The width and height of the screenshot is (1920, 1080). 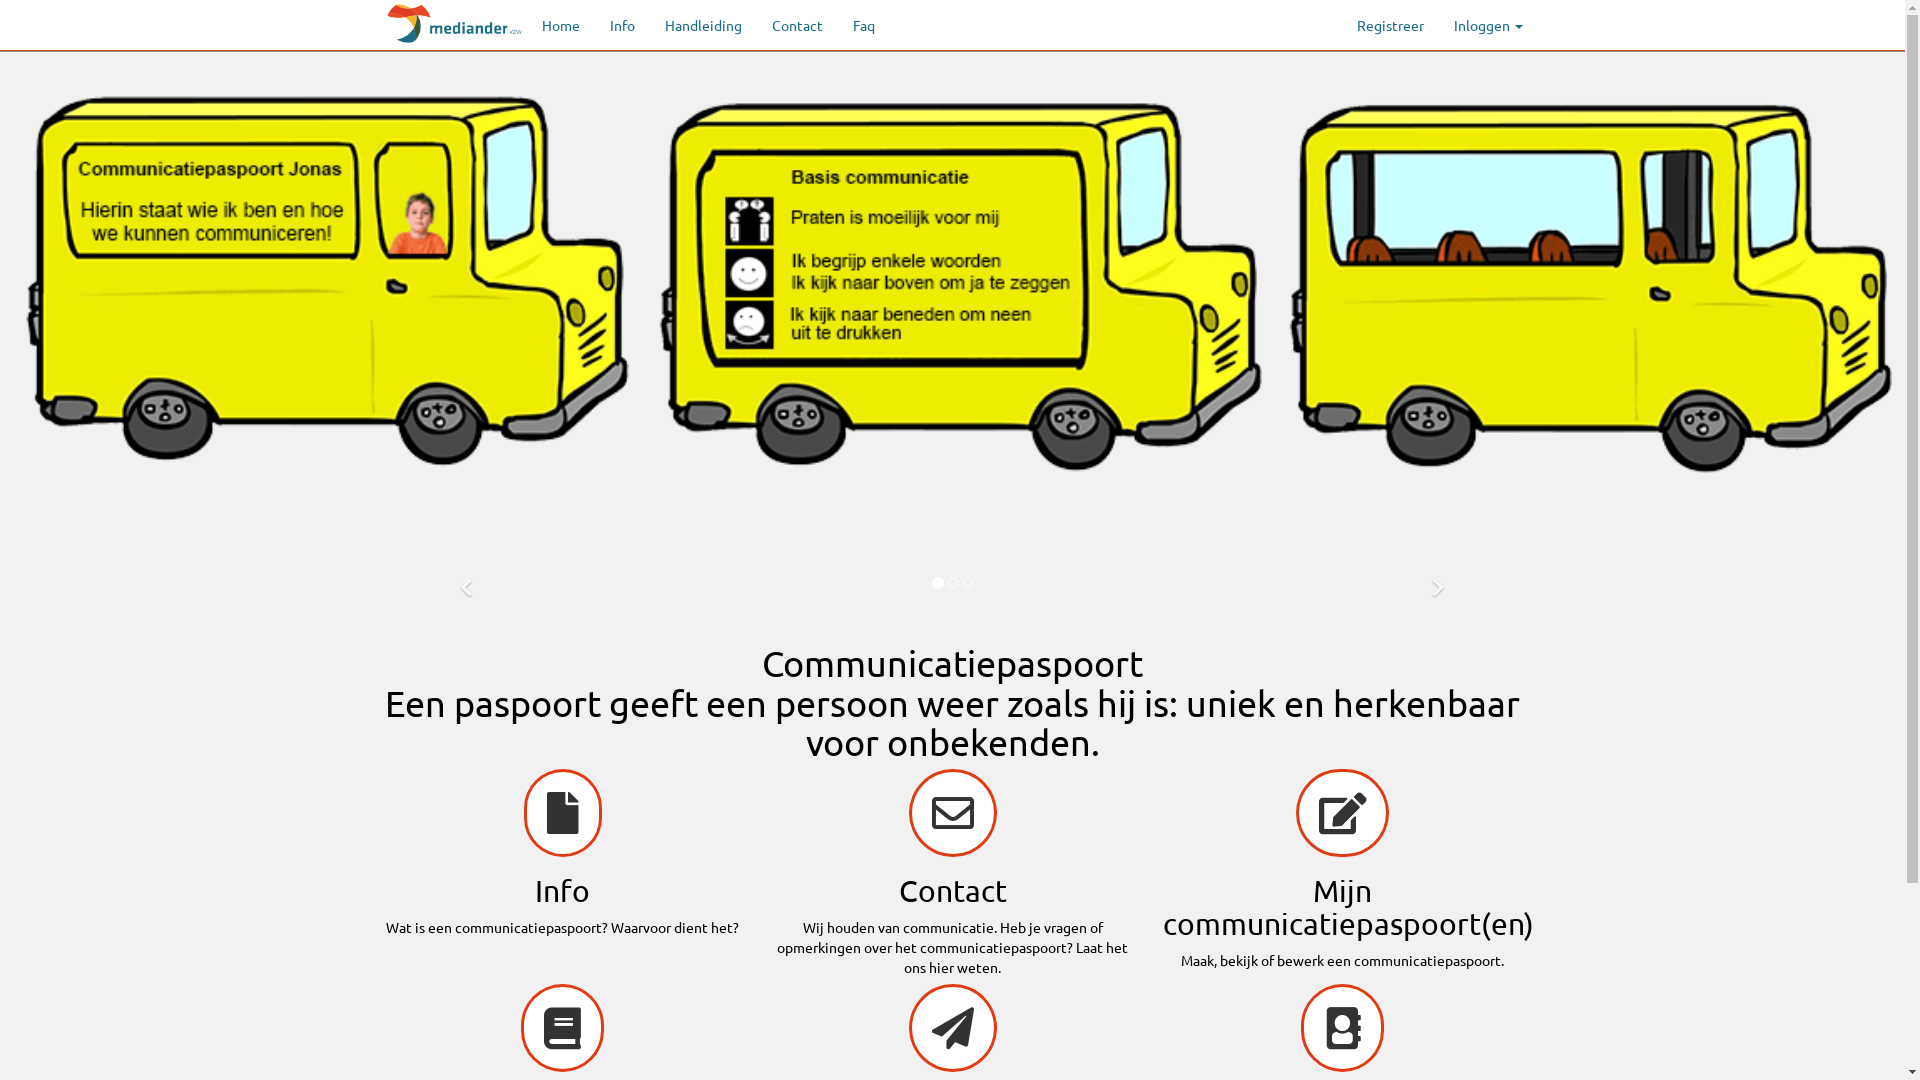 I want to click on 'Vorige', so click(x=465, y=582).